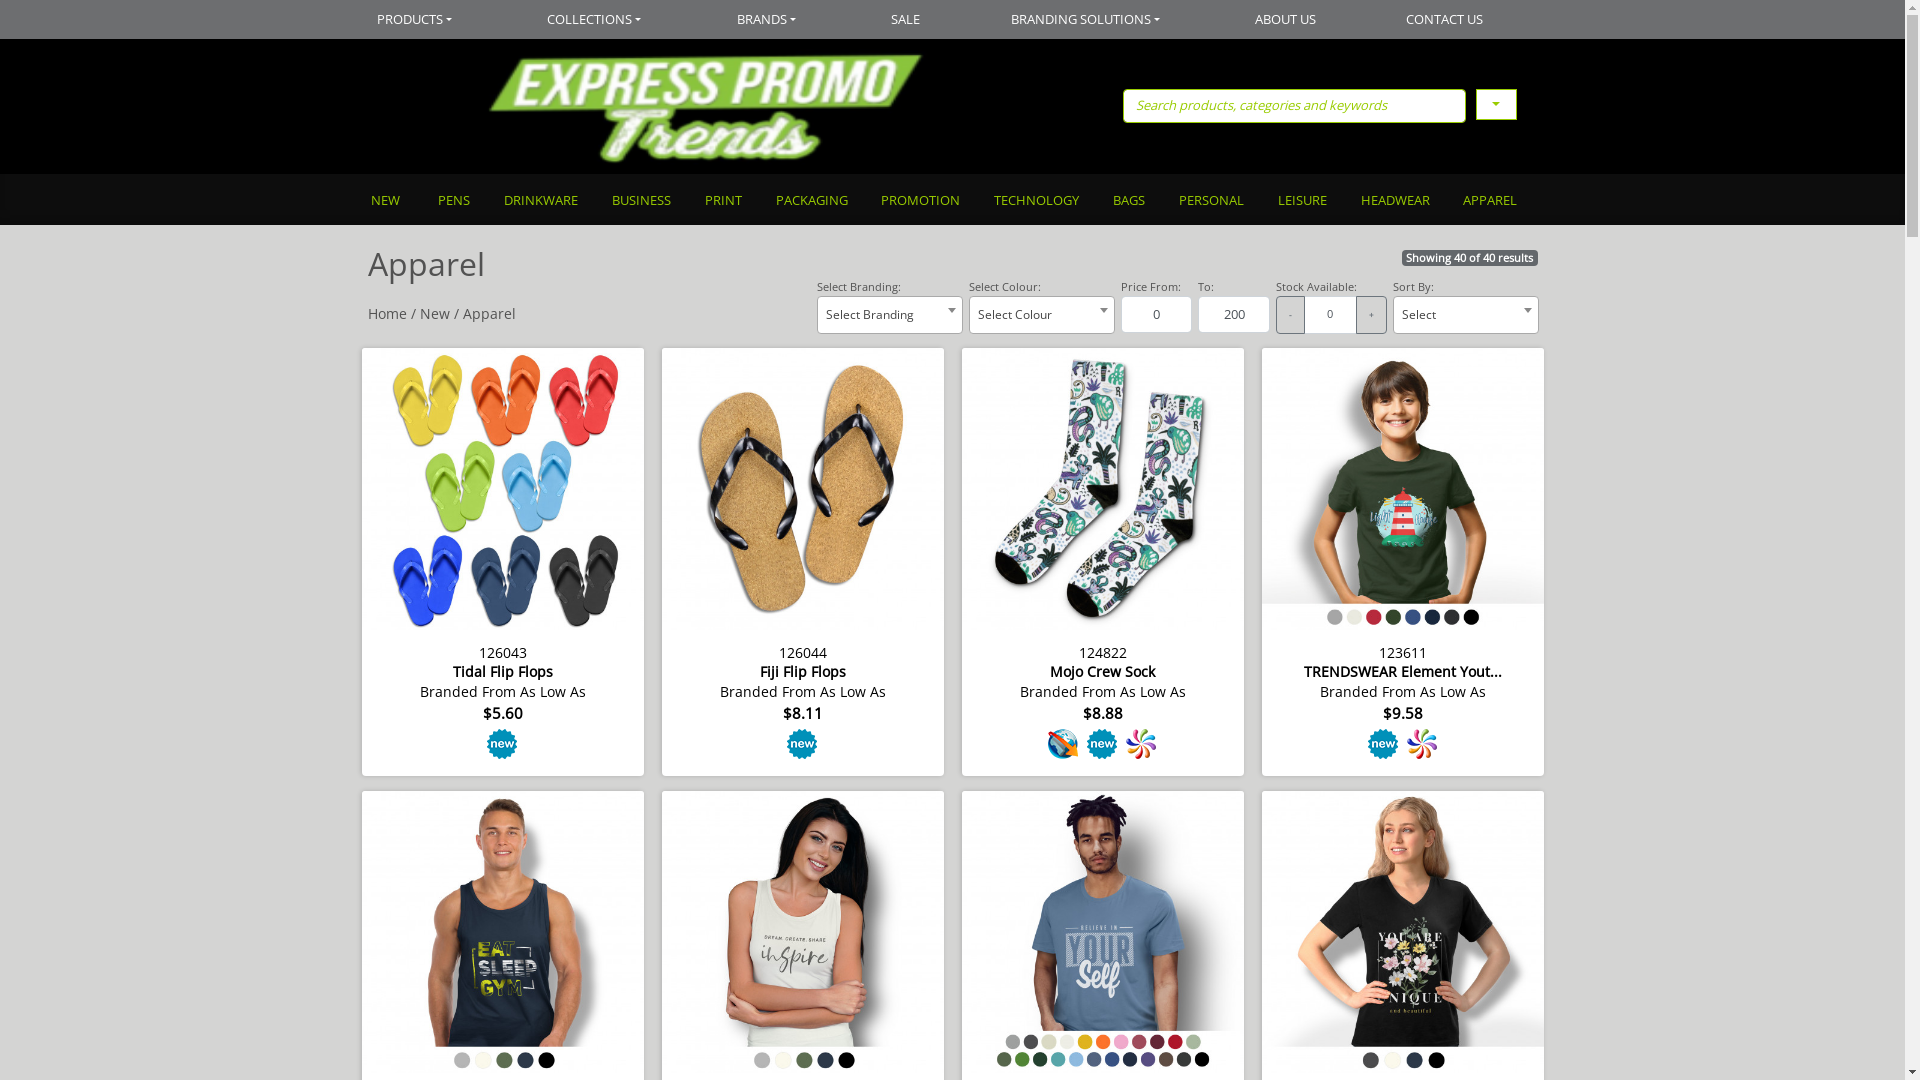 This screenshot has width=1920, height=1080. I want to click on 'PERSONAL', so click(1161, 201).